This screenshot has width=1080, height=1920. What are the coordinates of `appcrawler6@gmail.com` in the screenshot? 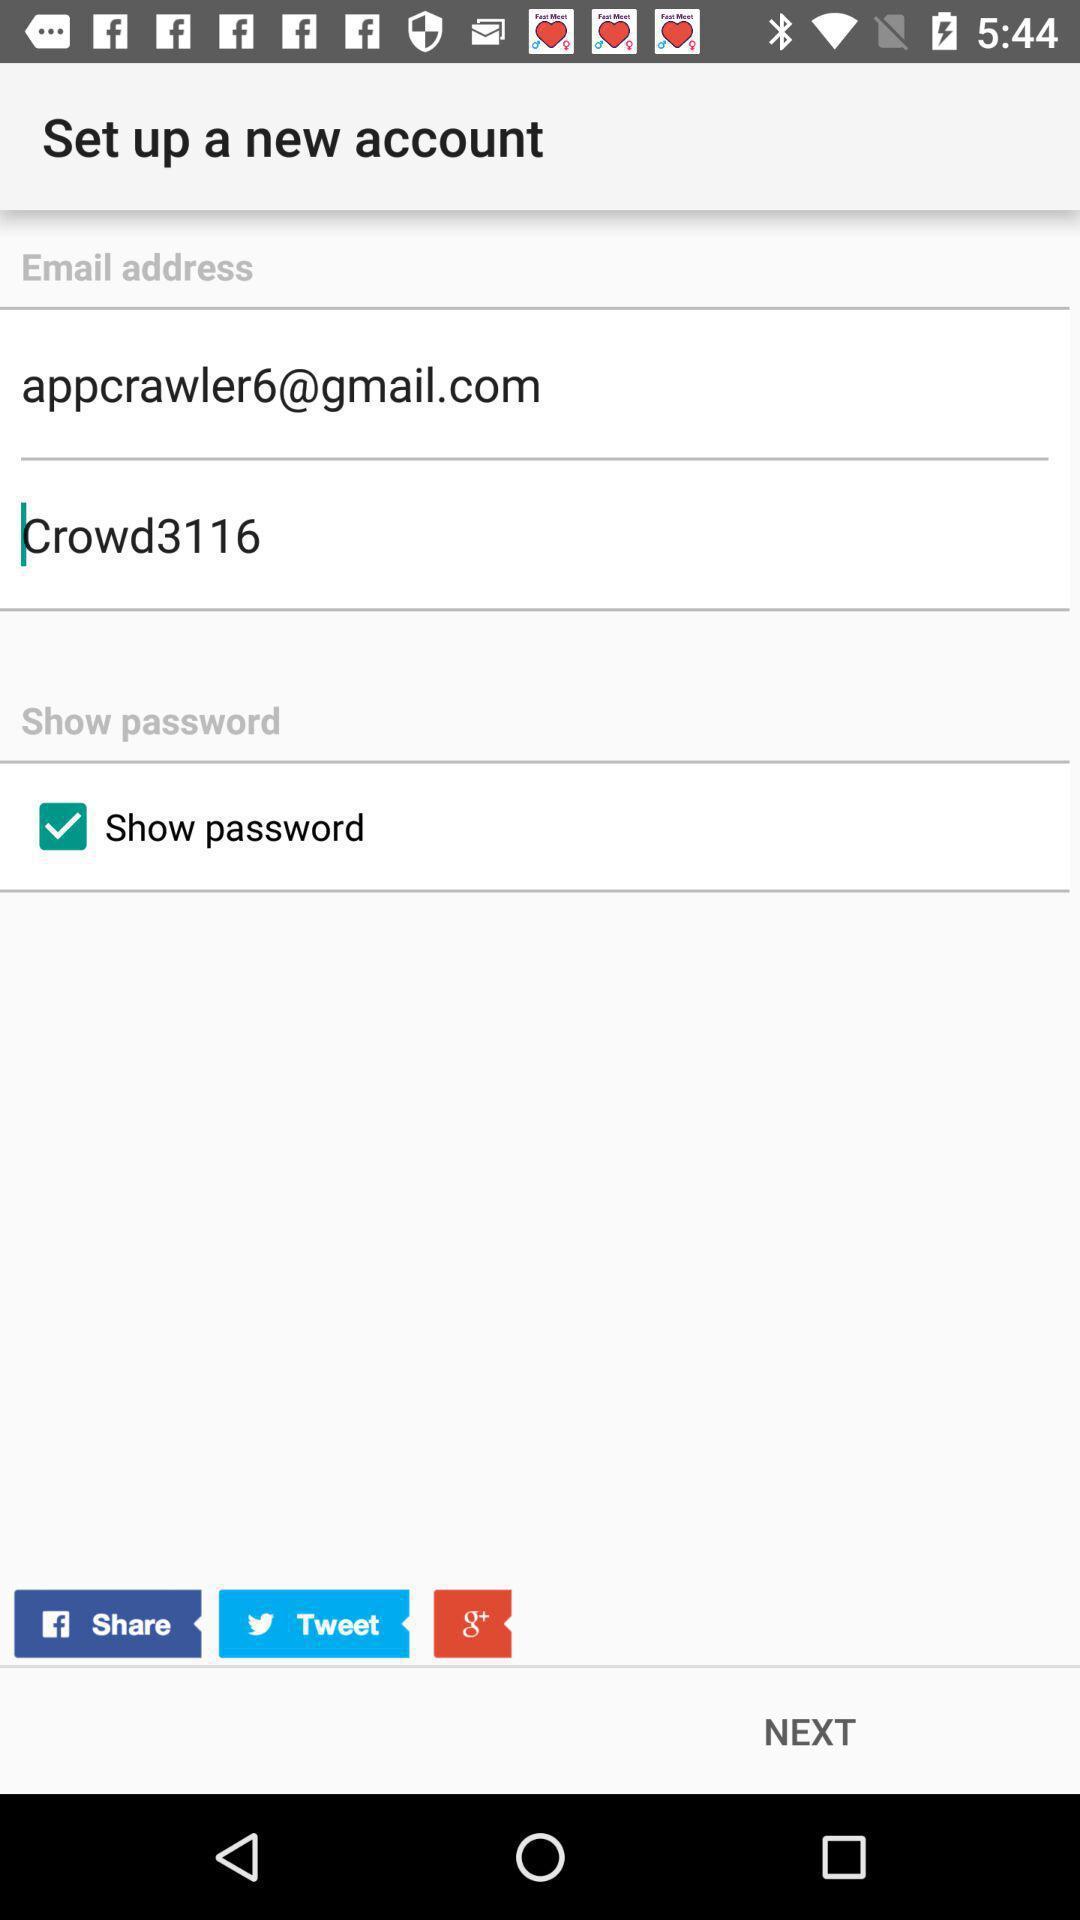 It's located at (533, 383).